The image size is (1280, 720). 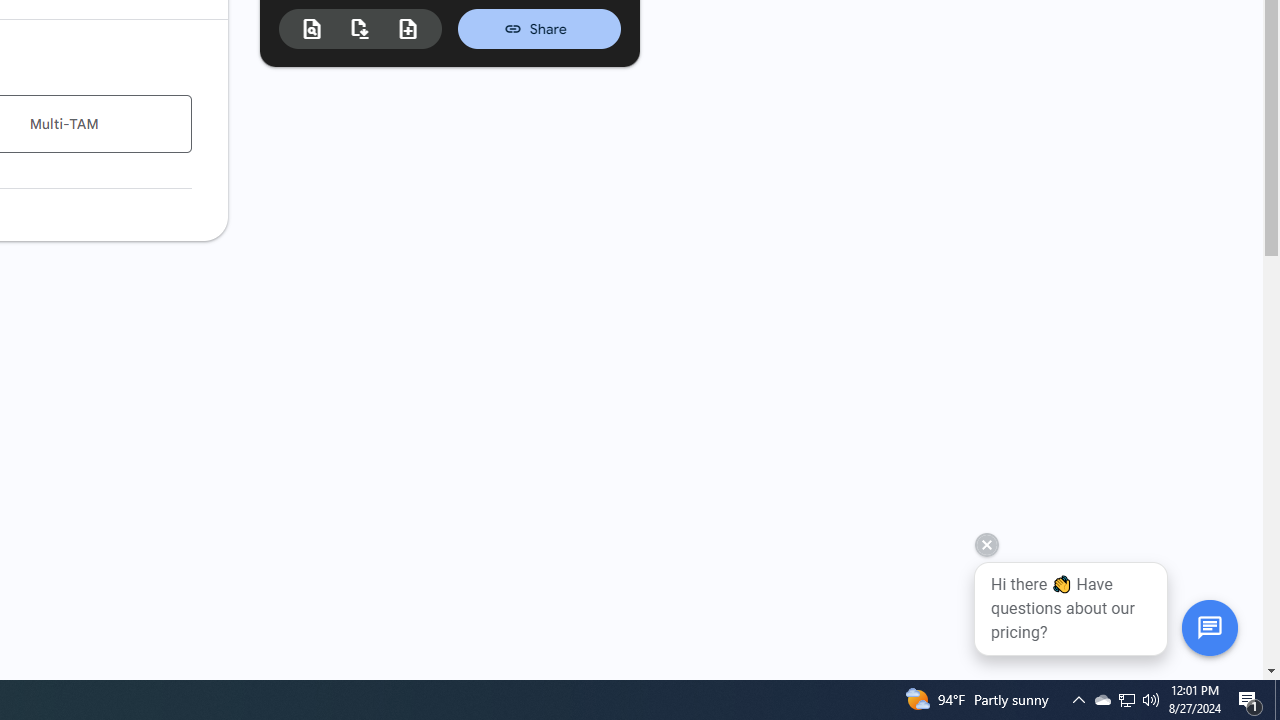 I want to click on 'Open Share Estimate dialog', so click(x=539, y=28).